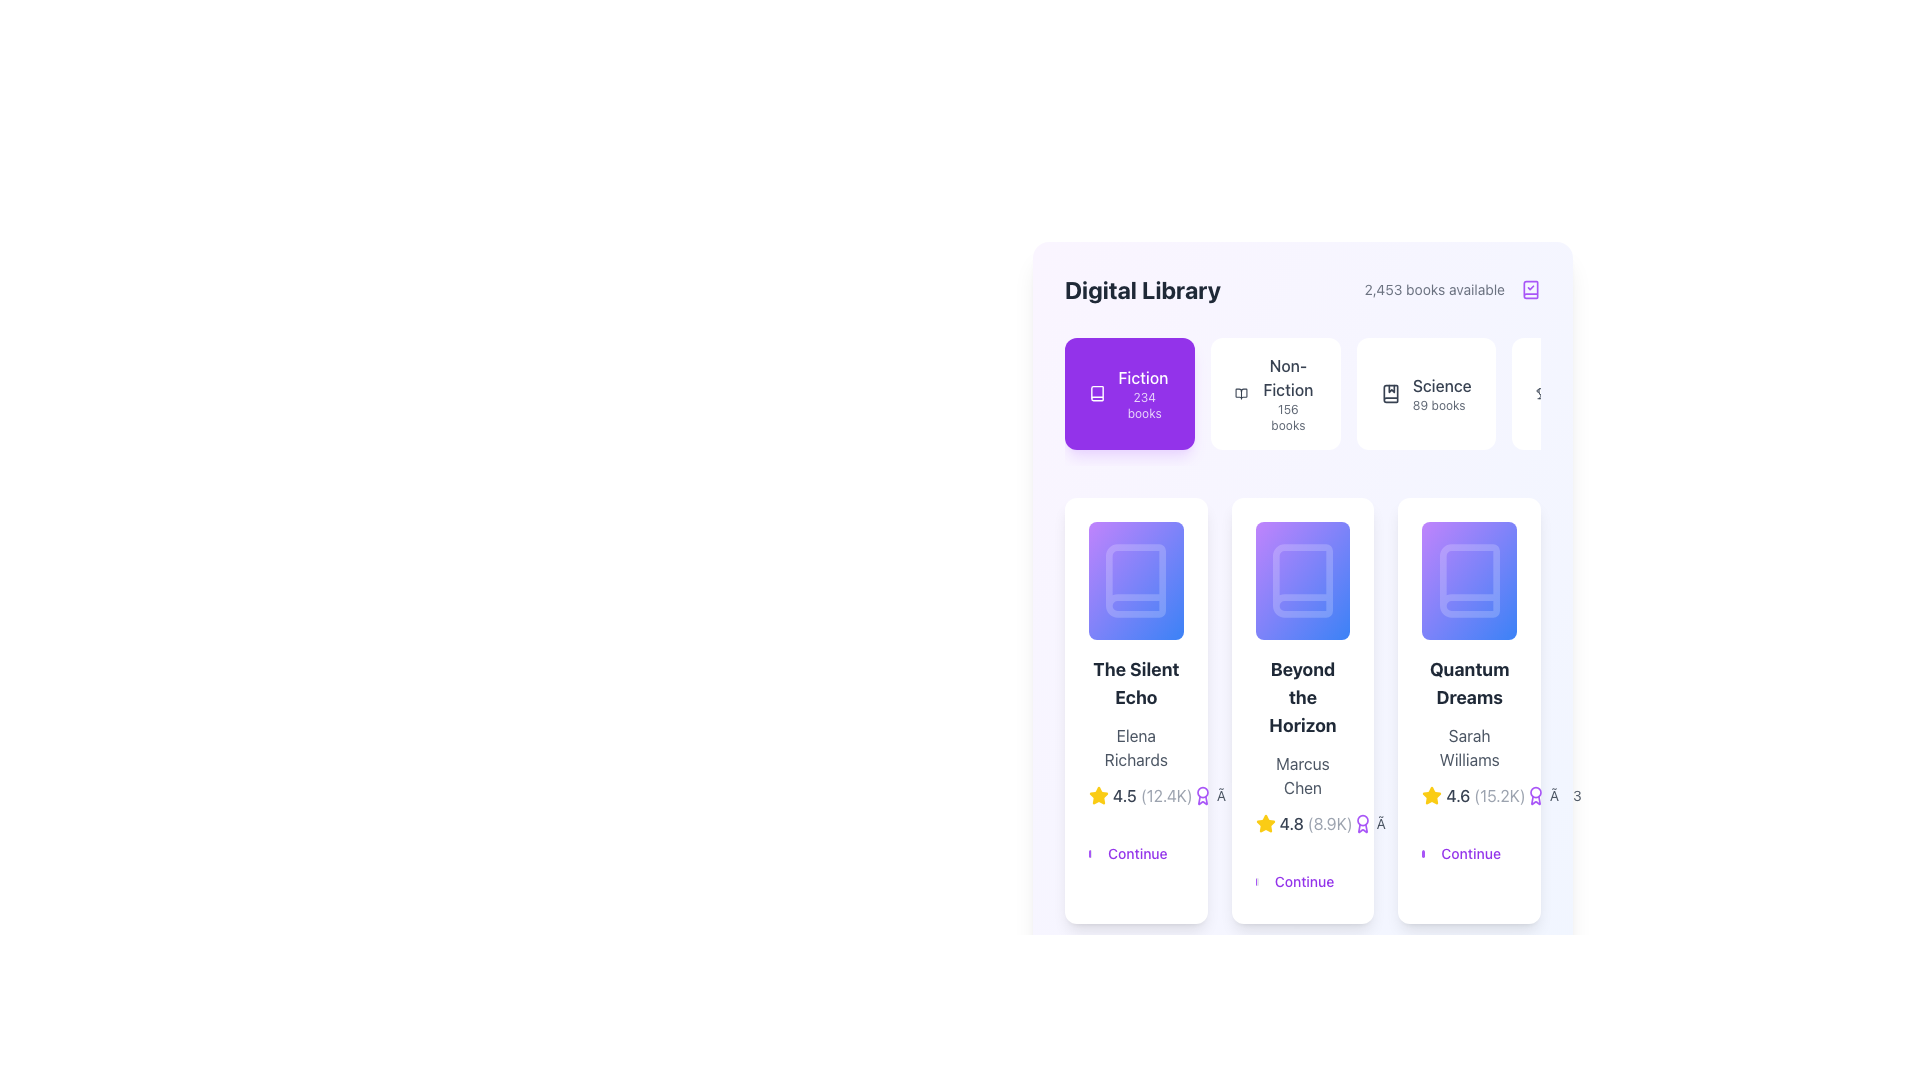  I want to click on the rating display showing an average rating of 4.5 stars and 12.4K reviews located in the first card under the 'Fiction' category, so click(1140, 795).